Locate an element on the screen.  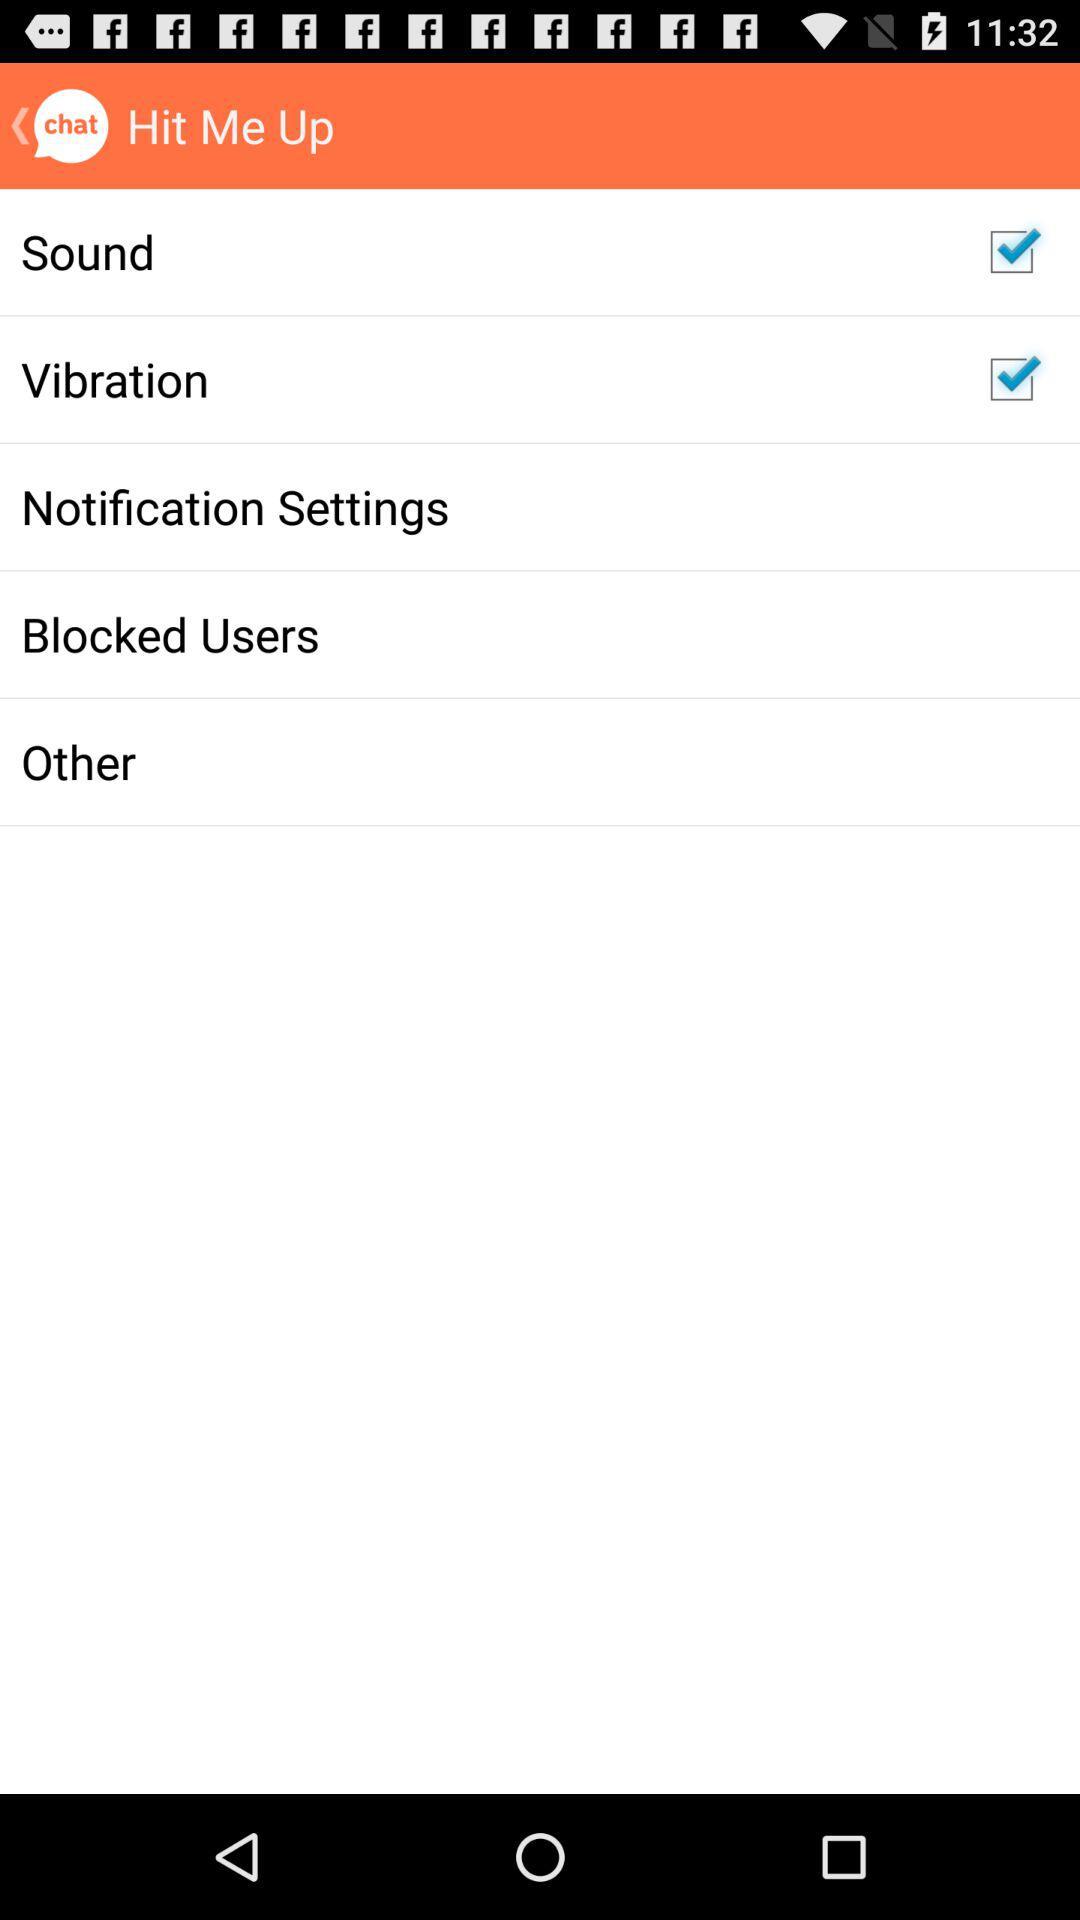
the vibration item is located at coordinates (484, 379).